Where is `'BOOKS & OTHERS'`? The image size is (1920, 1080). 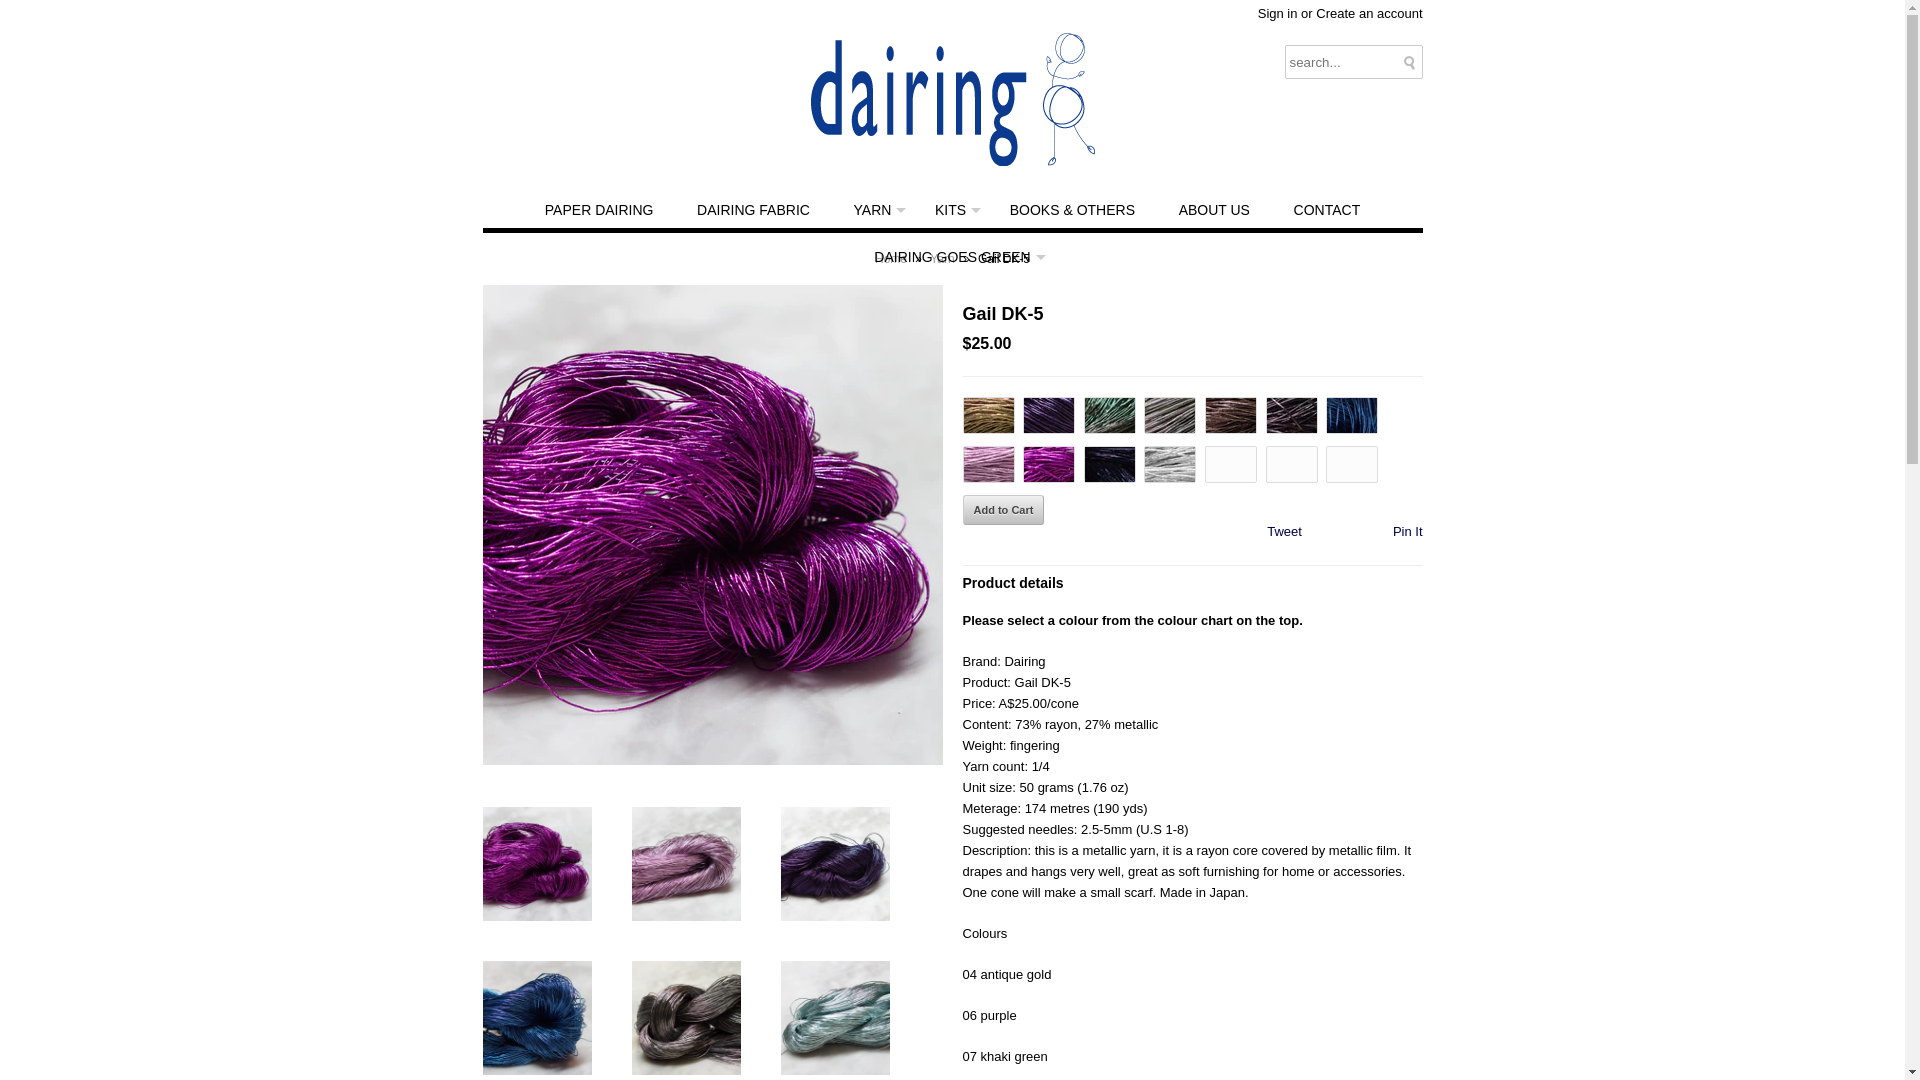 'BOOKS & OTHERS' is located at coordinates (1071, 210).